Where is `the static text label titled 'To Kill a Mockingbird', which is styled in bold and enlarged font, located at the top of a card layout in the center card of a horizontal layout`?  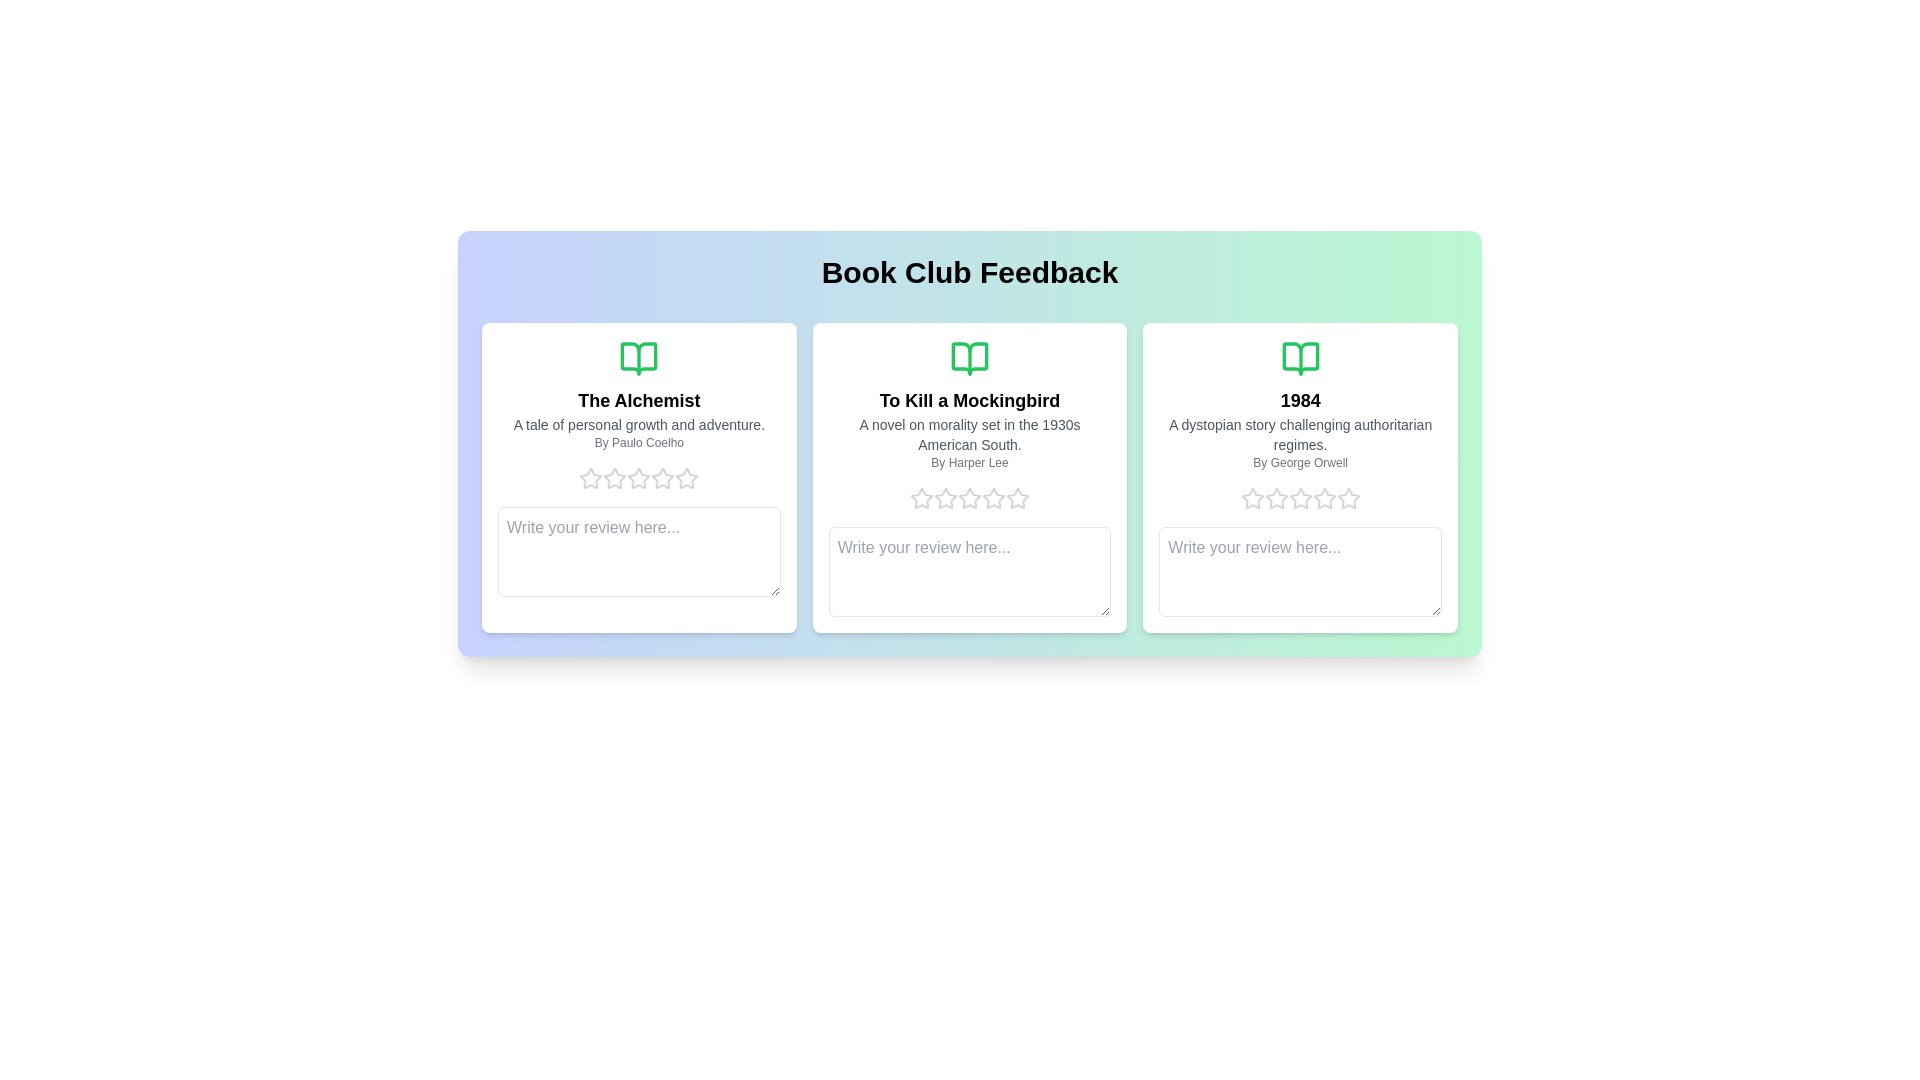 the static text label titled 'To Kill a Mockingbird', which is styled in bold and enlarged font, located at the top of a card layout in the center card of a horizontal layout is located at coordinates (969, 401).